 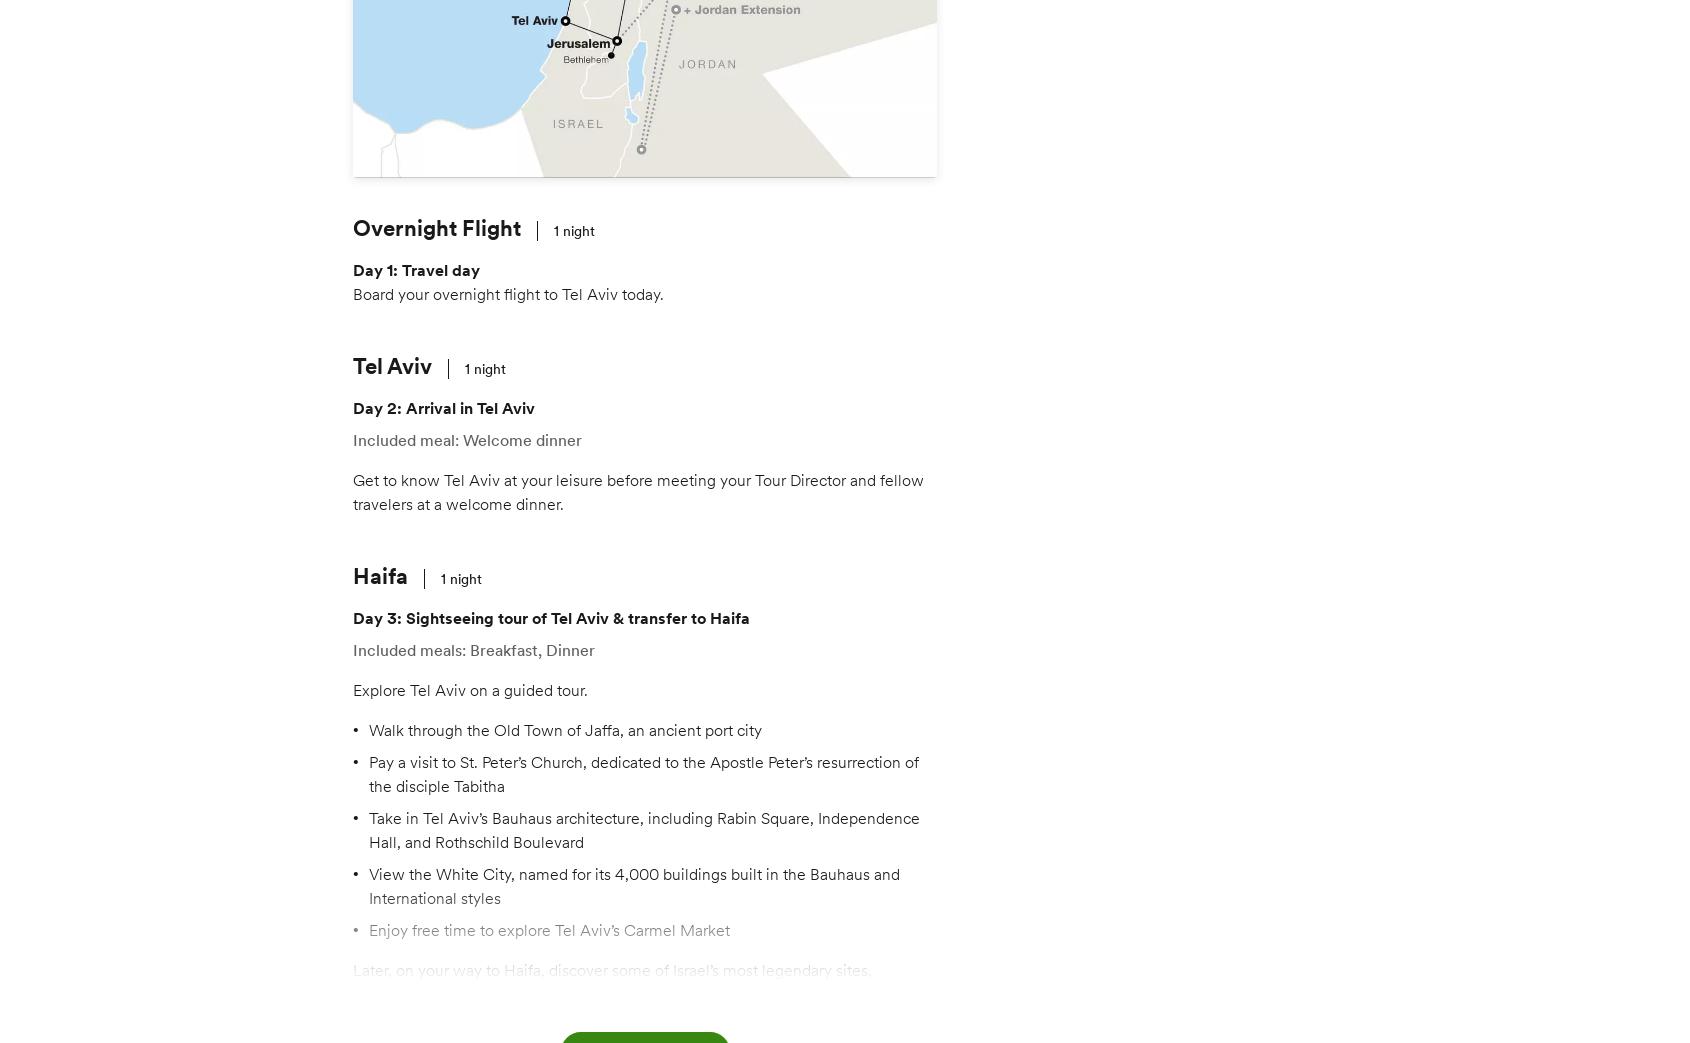 What do you see at coordinates (1060, 554) in the screenshot?
I see `'Sep 23'` at bounding box center [1060, 554].